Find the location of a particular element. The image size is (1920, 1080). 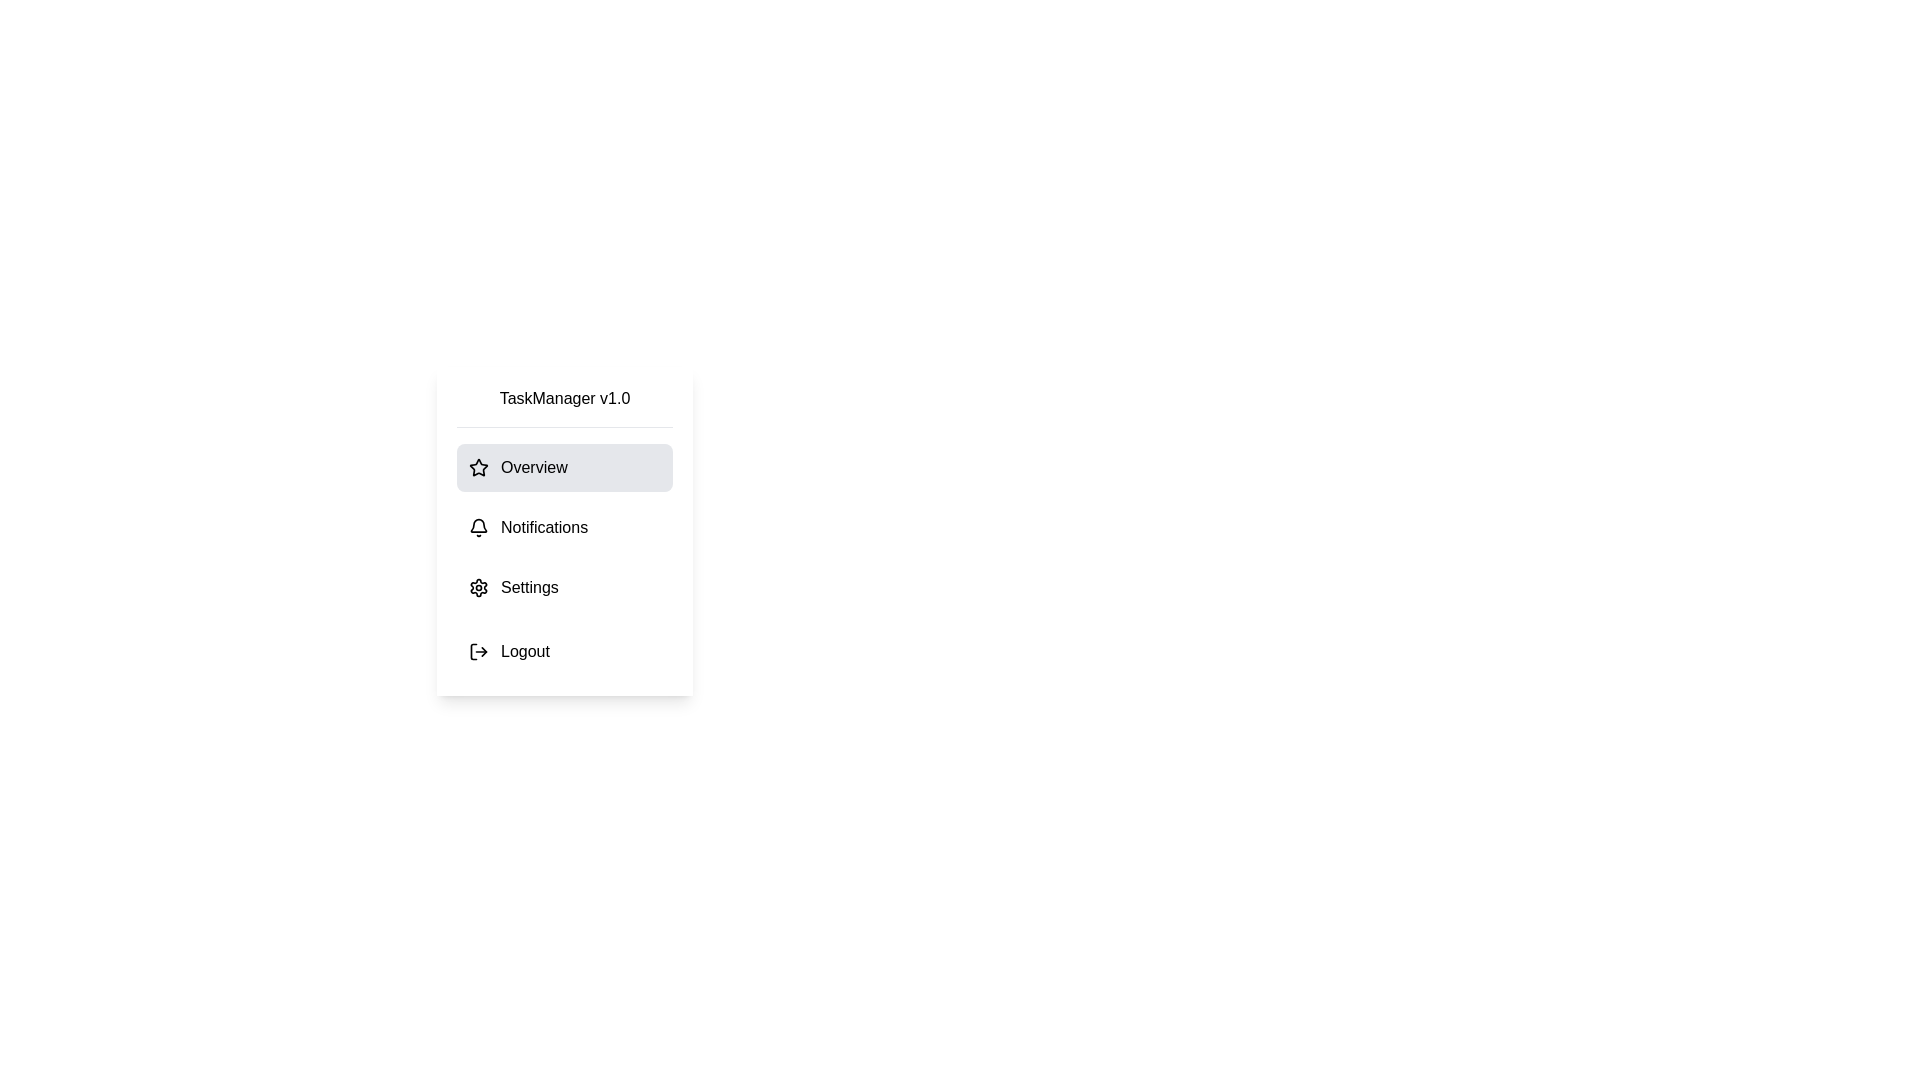

the 'Settings' label located in the vertical menu under 'TaskManager v1.0', positioned between 'Notifications' and 'Logout' is located at coordinates (529, 586).